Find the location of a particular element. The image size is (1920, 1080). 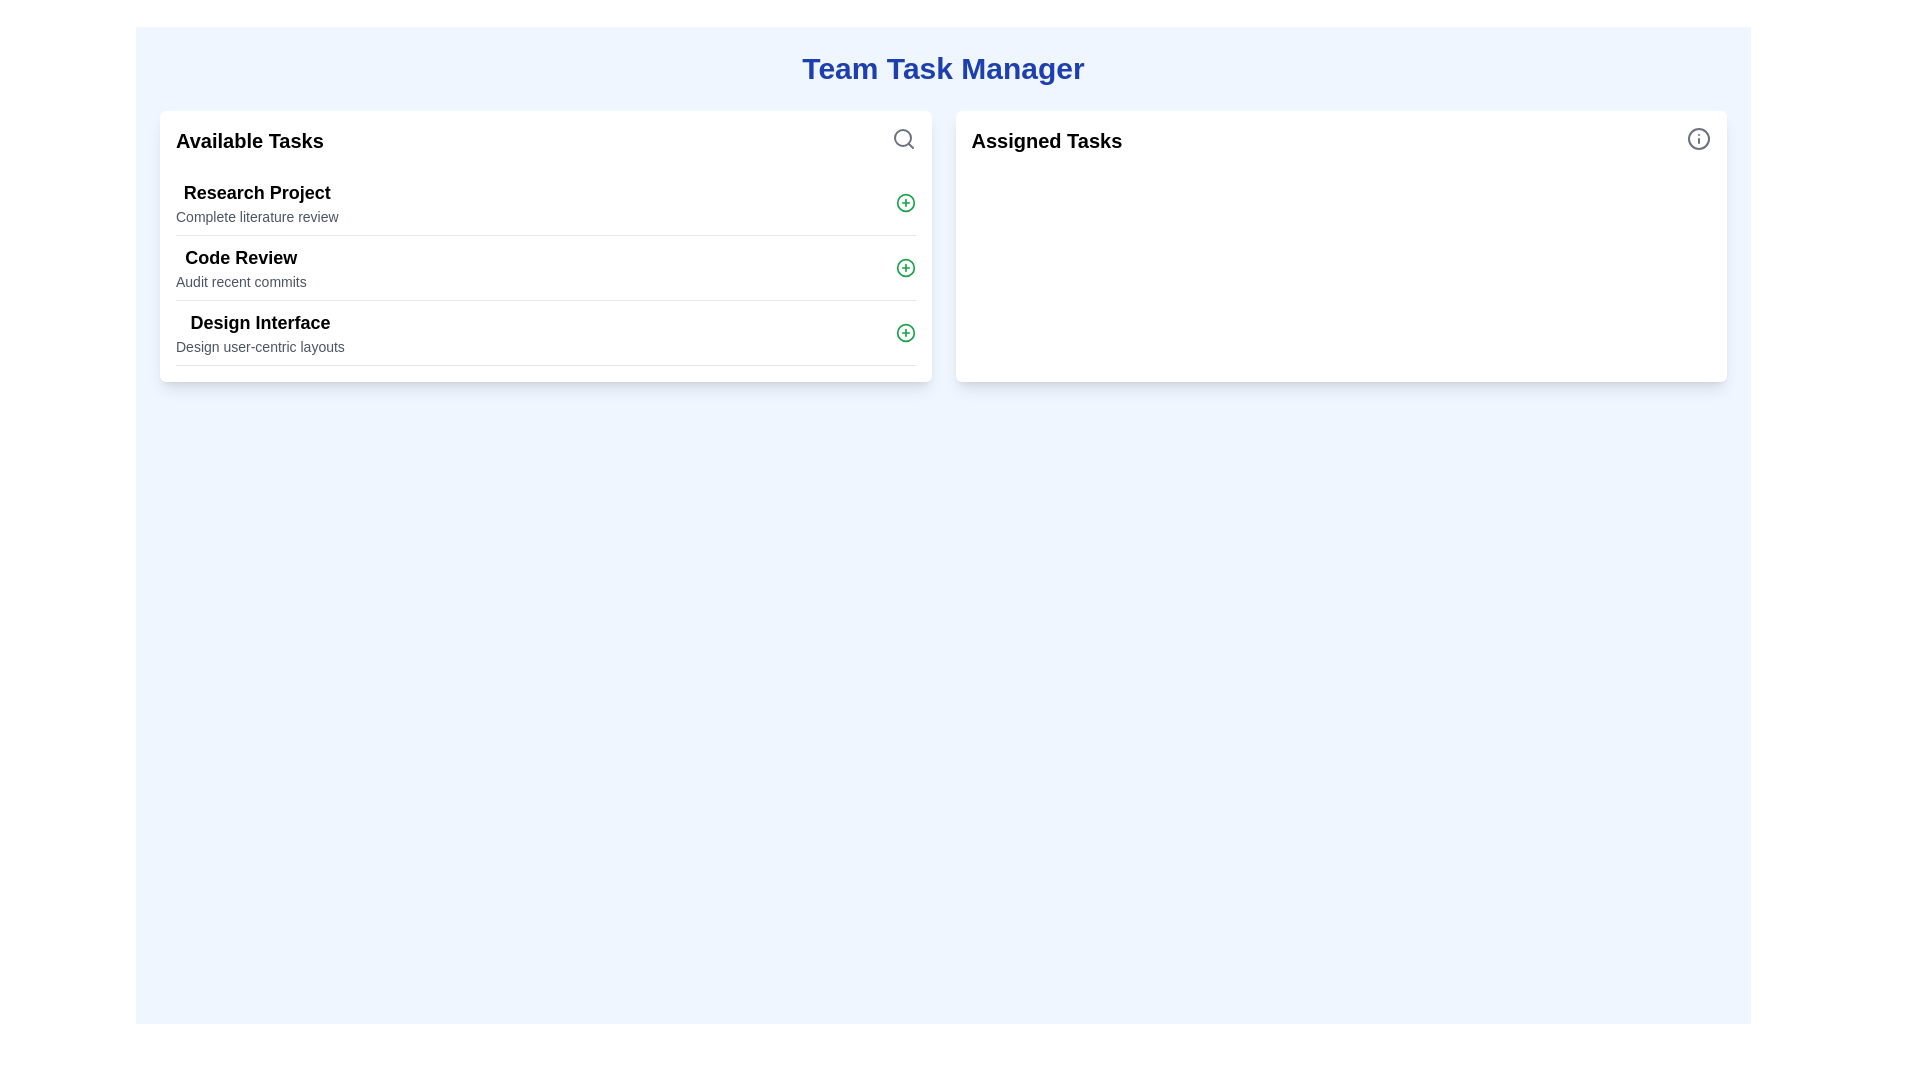

the Text Label that serves as the title for a specific task within the 'Available Tasks' section, positioned between 'Research Project' and 'Audit recent commits' is located at coordinates (240, 257).